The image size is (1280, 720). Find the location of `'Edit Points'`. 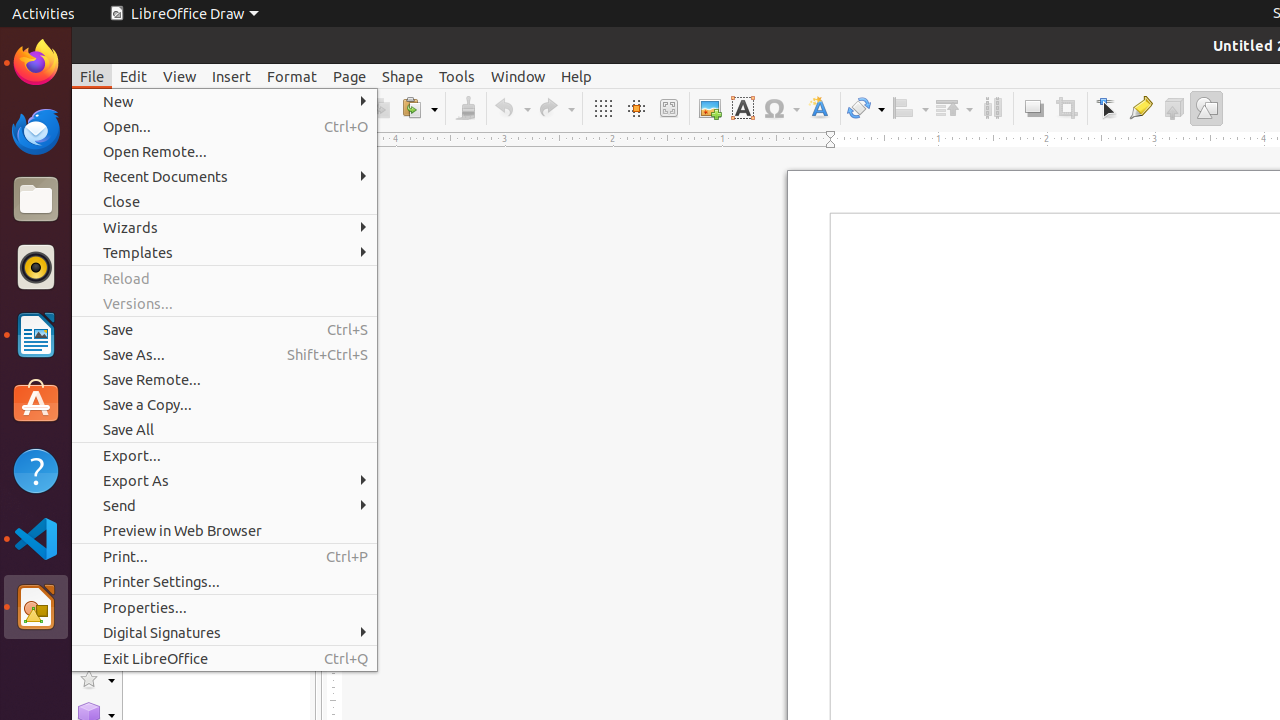

'Edit Points' is located at coordinates (1106, 108).